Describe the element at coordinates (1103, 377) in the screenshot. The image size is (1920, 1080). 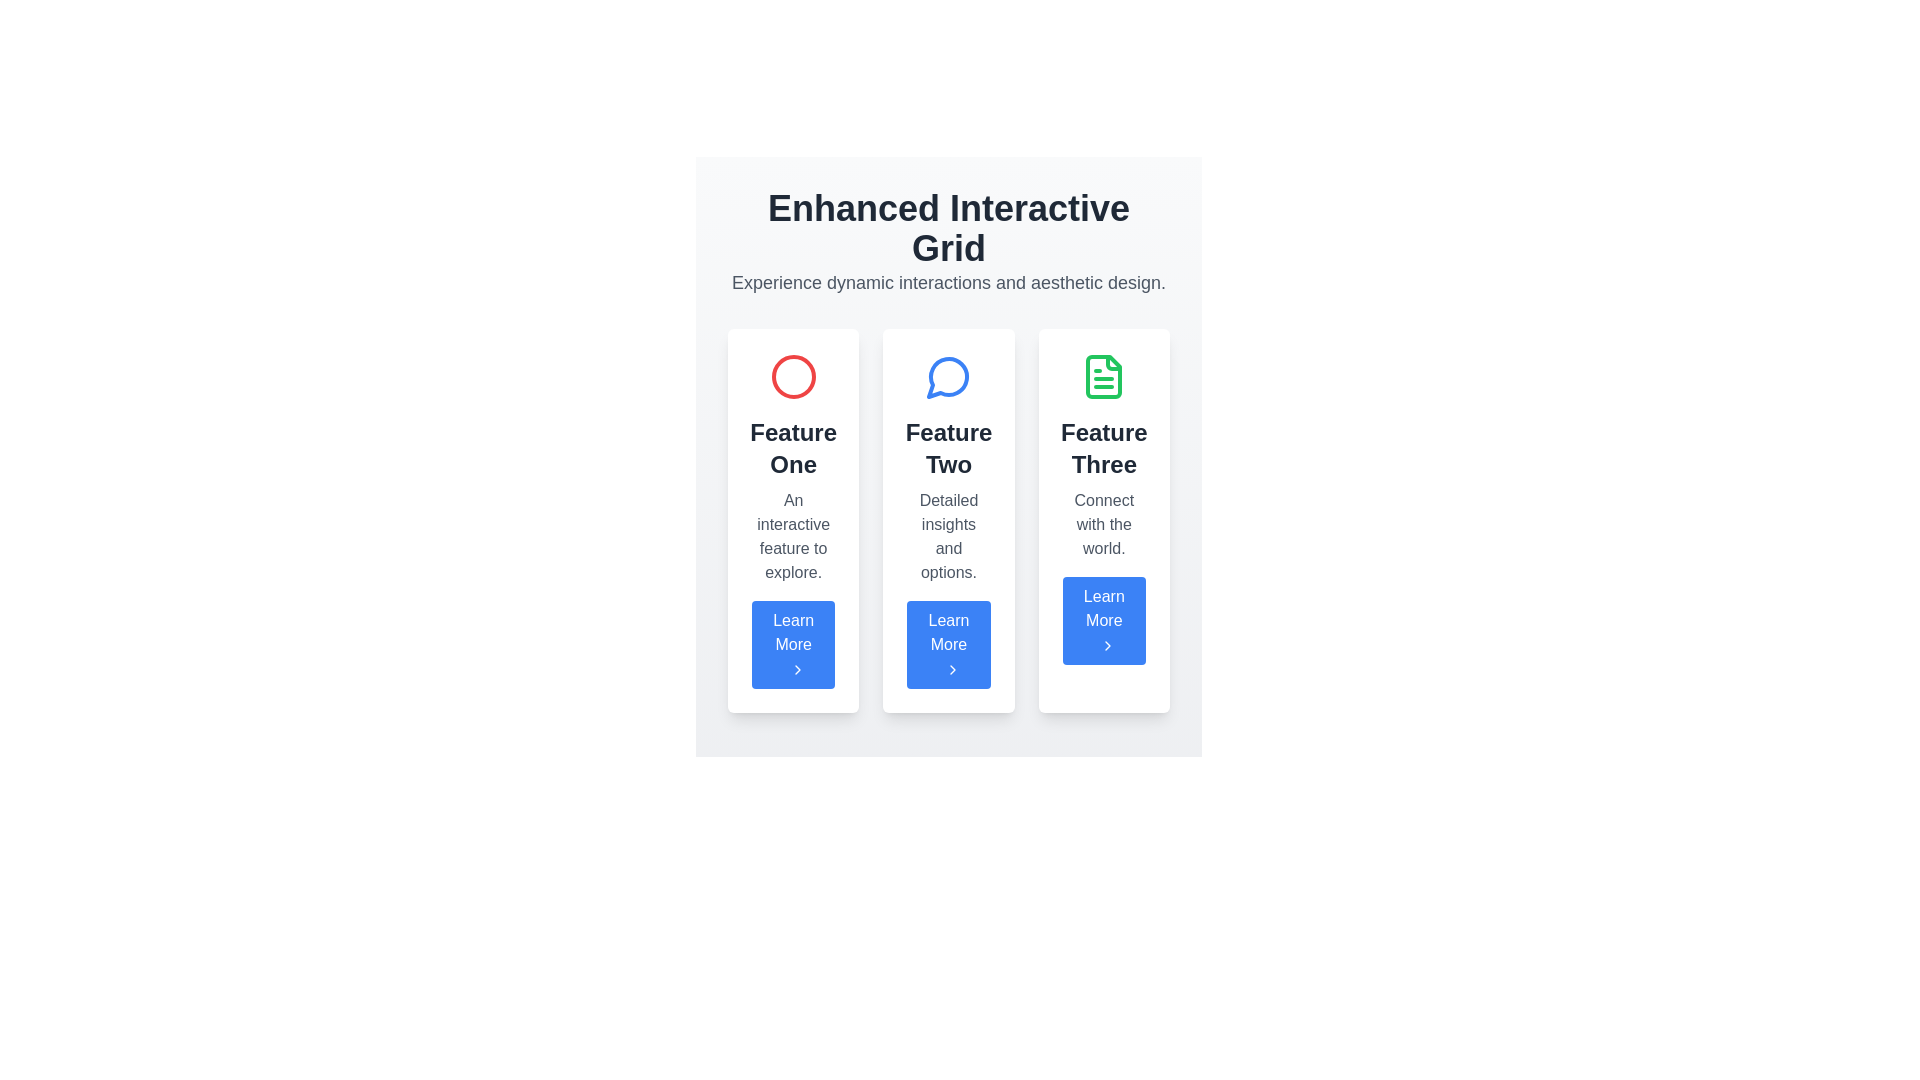
I see `the green file icon located at the top of the 'Feature Three' card, which is centered above the title 'Feature Three'` at that location.